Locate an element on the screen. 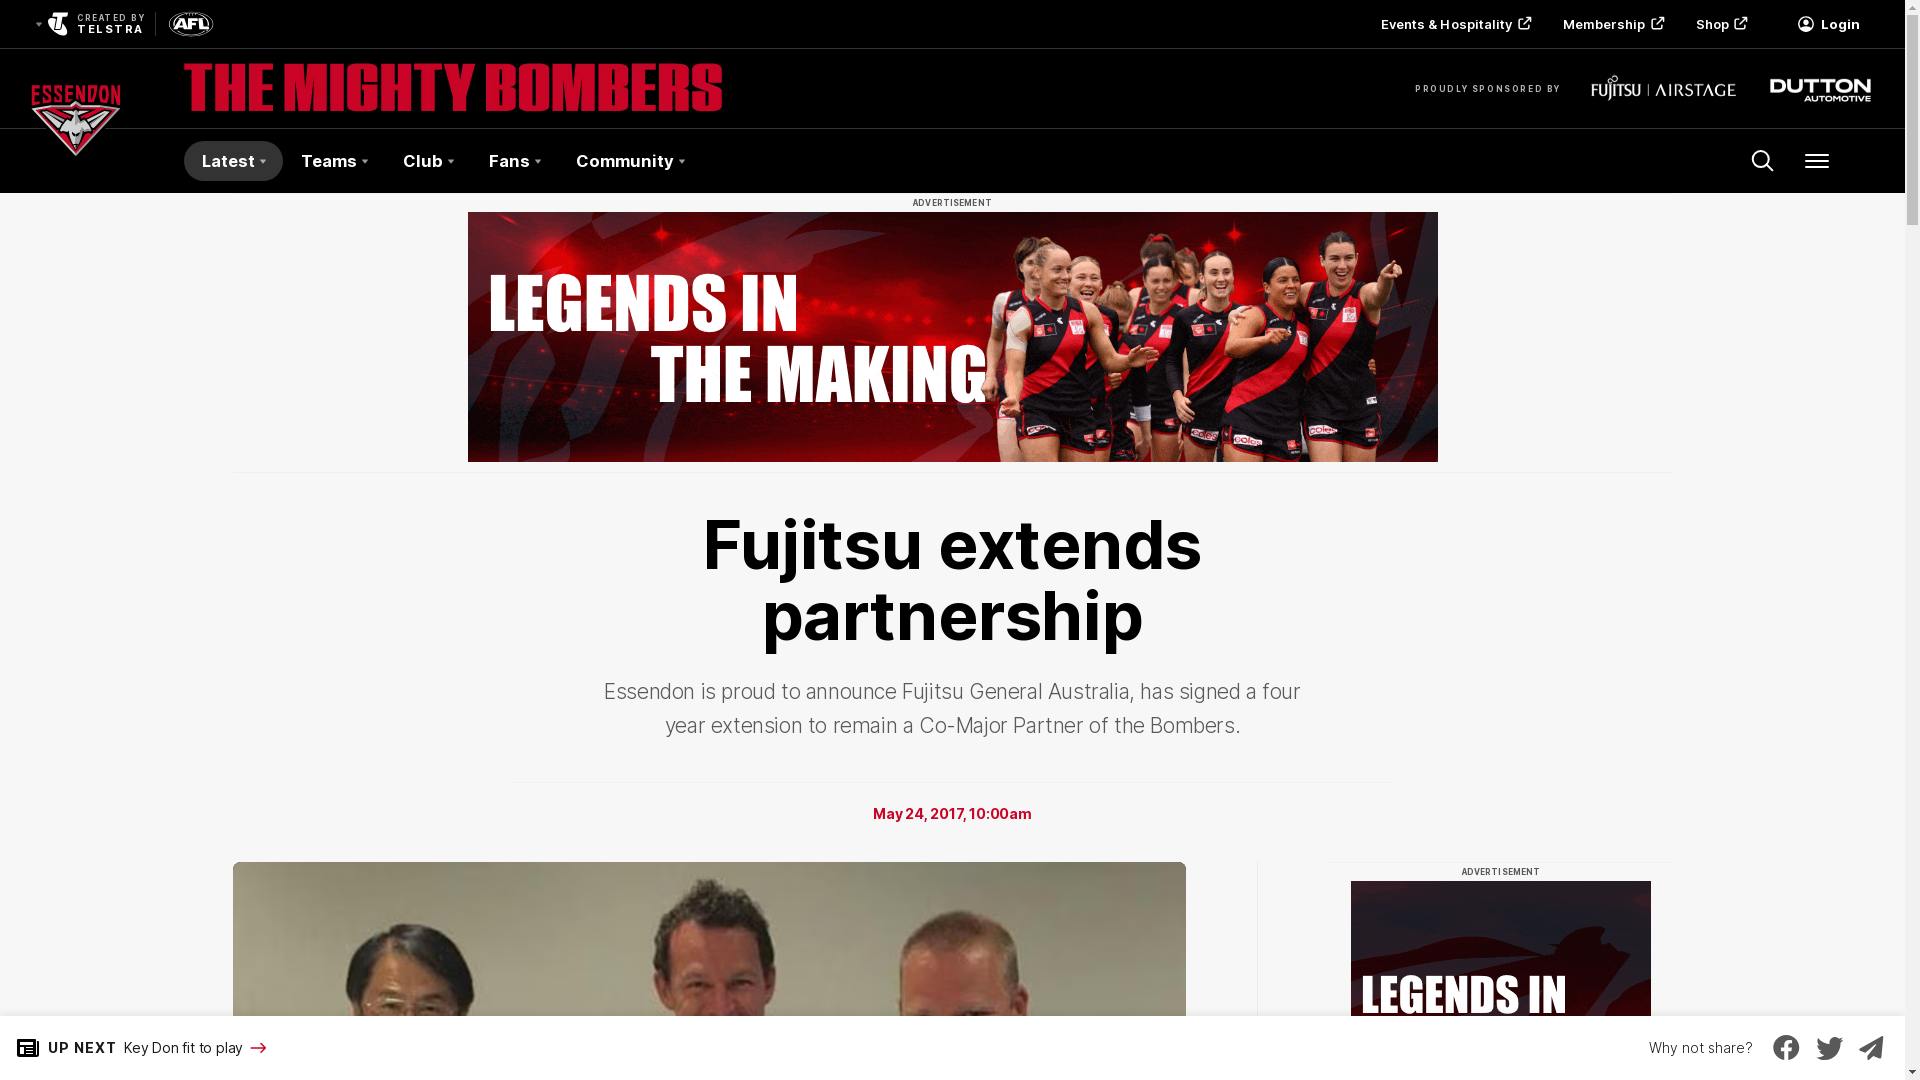  'Shop' is located at coordinates (1718, 23).